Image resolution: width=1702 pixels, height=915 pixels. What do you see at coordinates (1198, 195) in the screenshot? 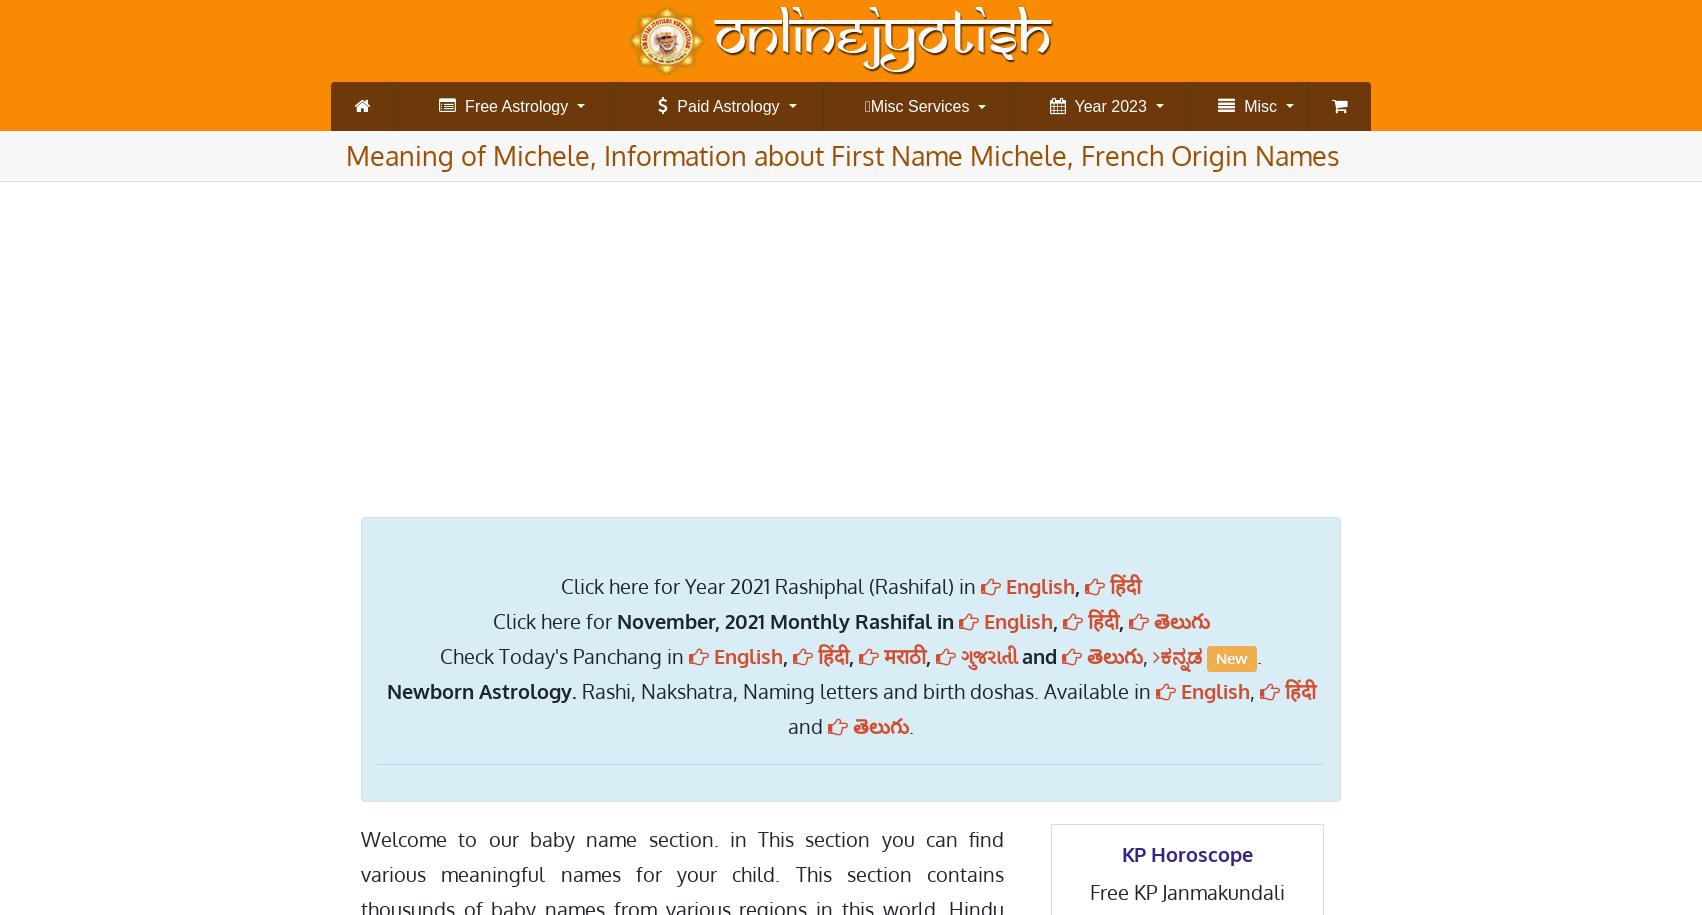
I see `'2023 राशि भविष्य'` at bounding box center [1198, 195].